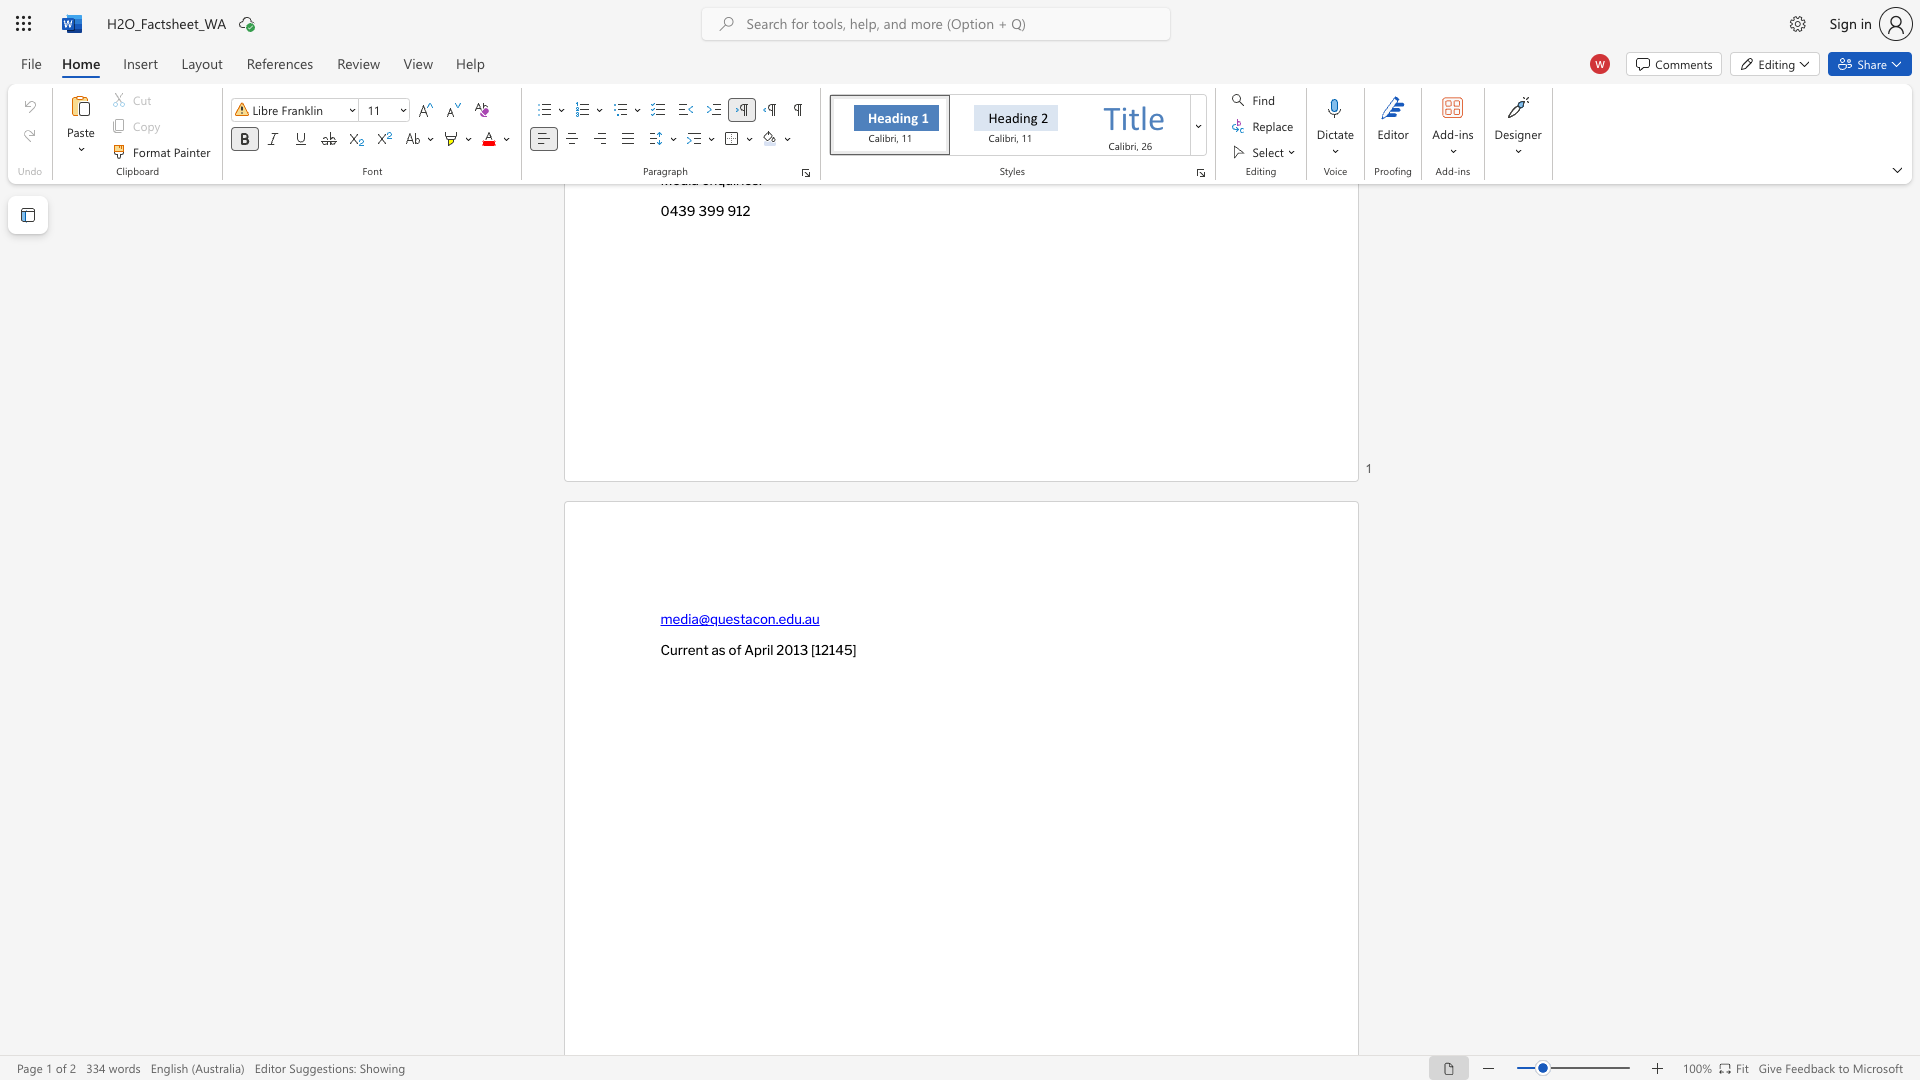 The width and height of the screenshot is (1920, 1080). What do you see at coordinates (798, 649) in the screenshot?
I see `the subset text "3 [12145]" within the text "Current as of April 2013 [12145]"` at bounding box center [798, 649].